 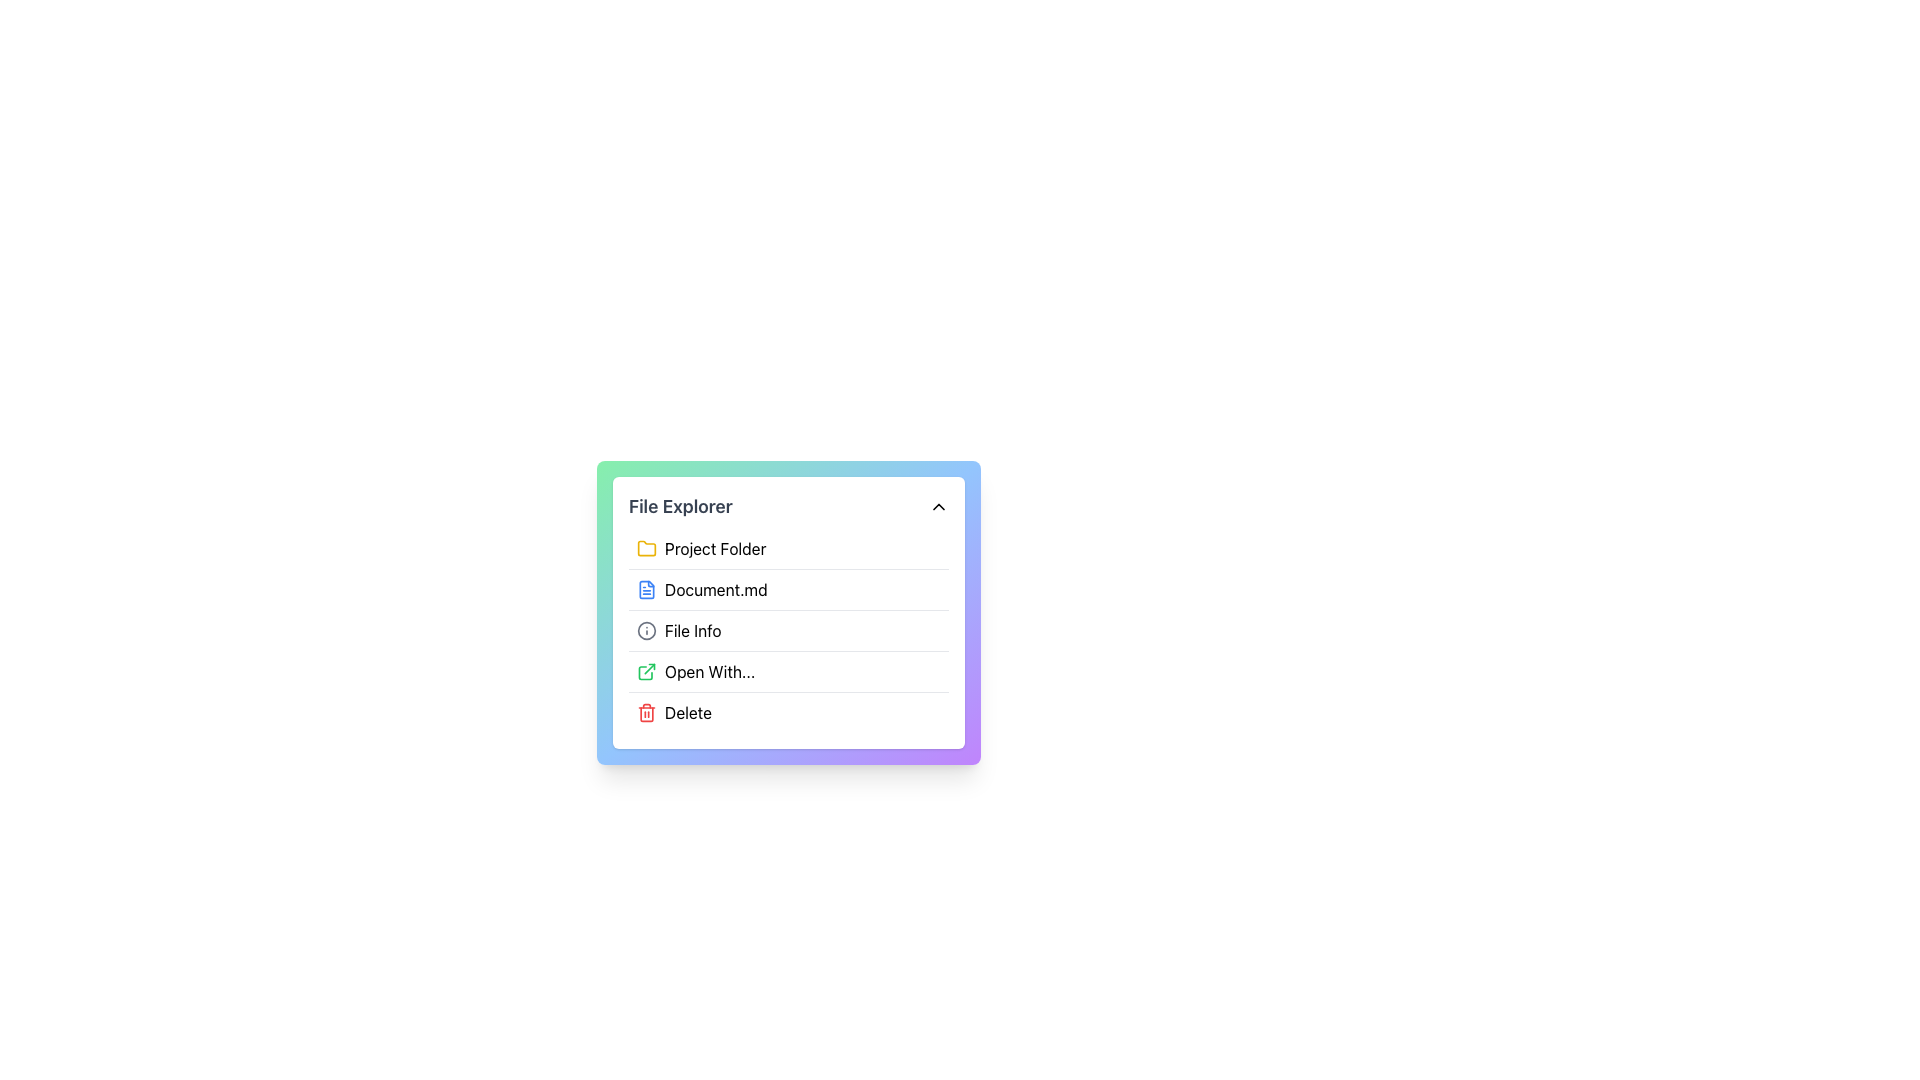 I want to click on the text label that indicates an option related, so click(x=693, y=631).